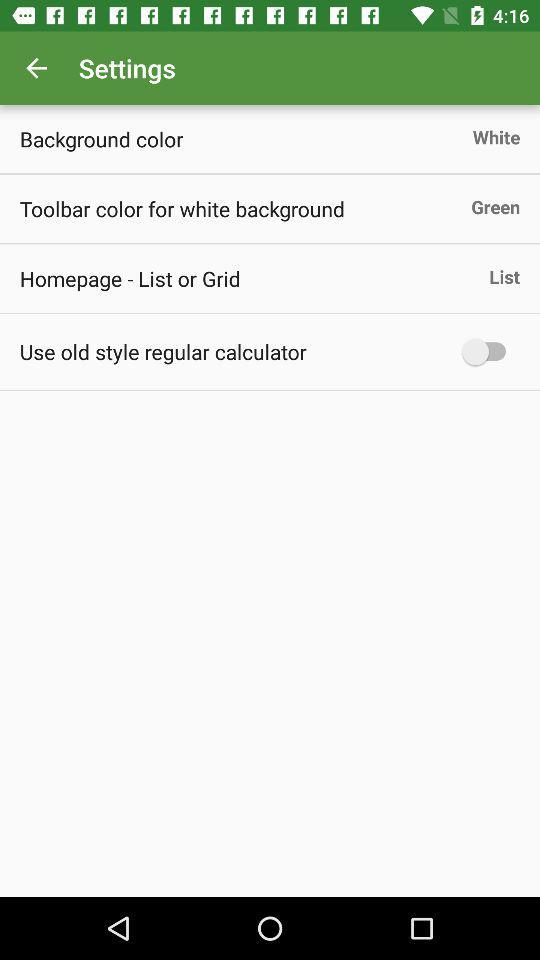  Describe the element at coordinates (130, 277) in the screenshot. I see `the homepage list or item` at that location.